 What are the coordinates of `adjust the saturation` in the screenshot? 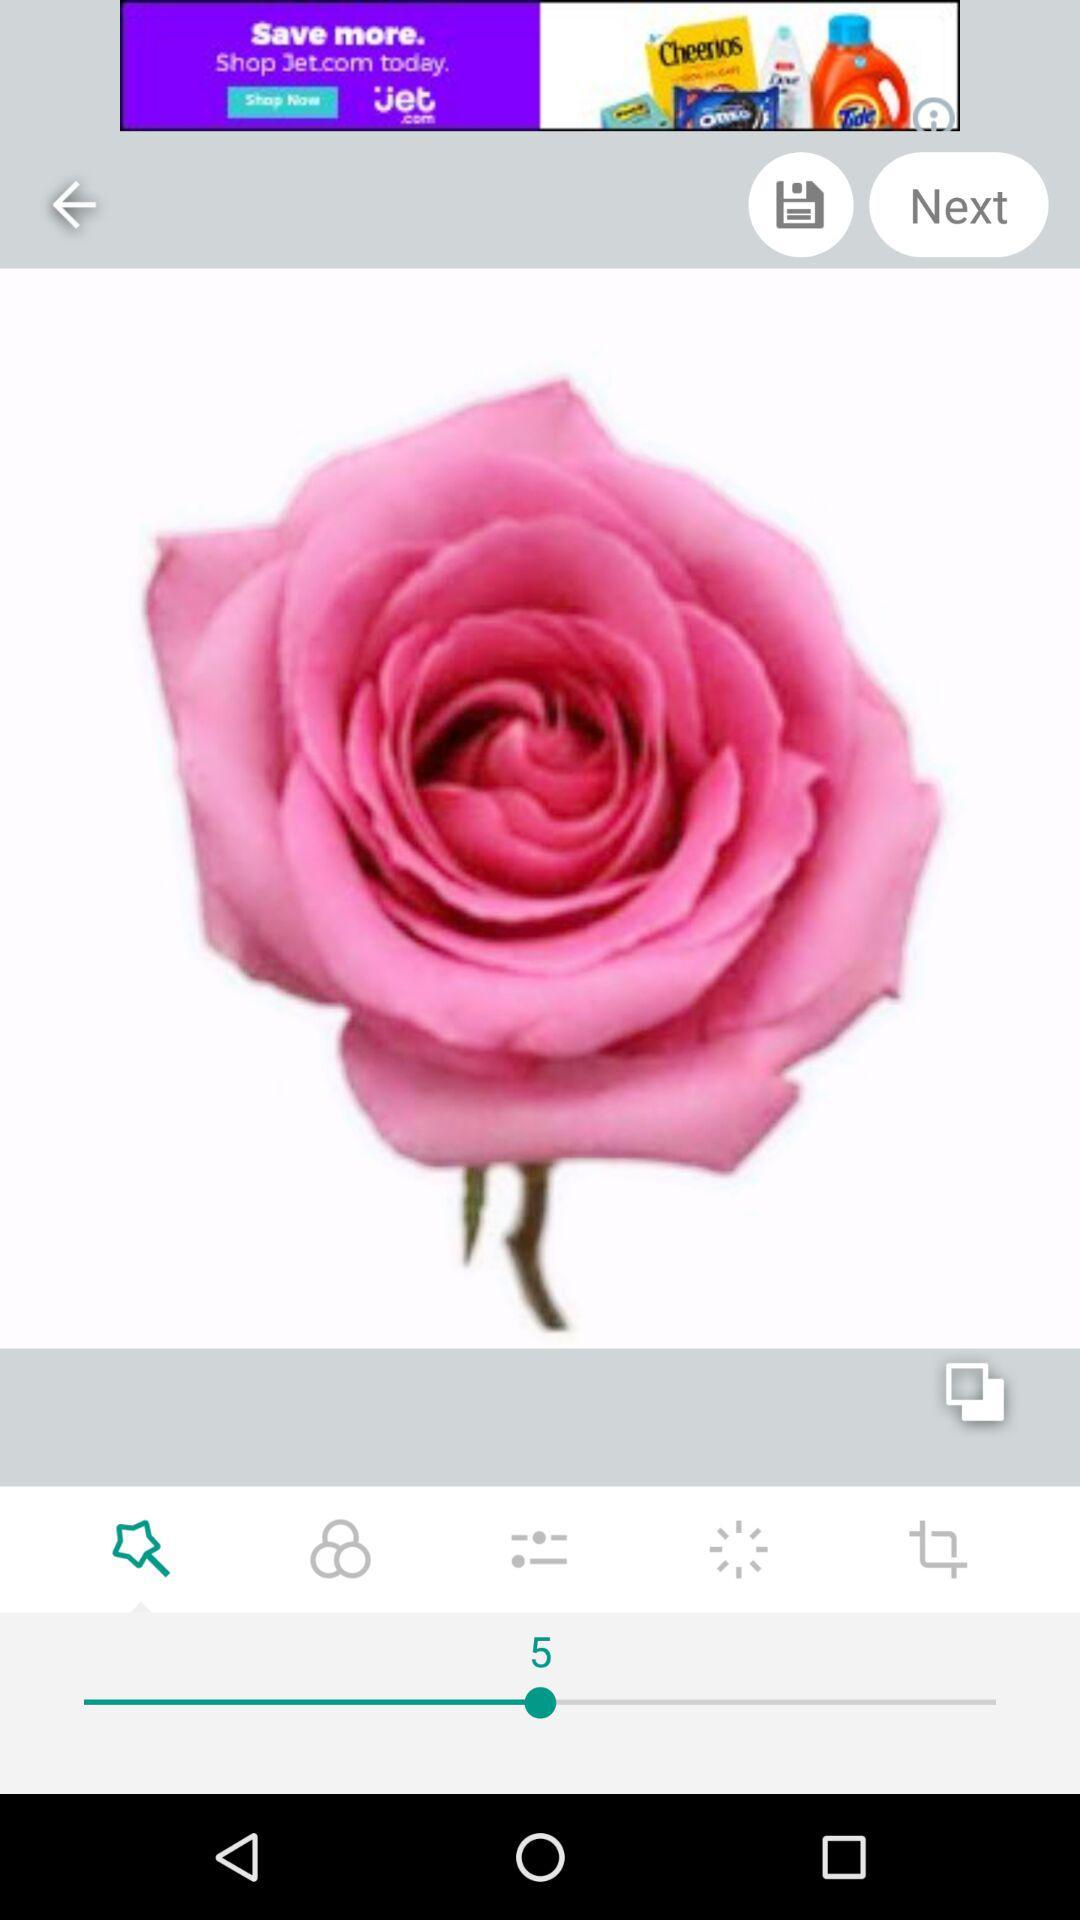 It's located at (538, 1548).